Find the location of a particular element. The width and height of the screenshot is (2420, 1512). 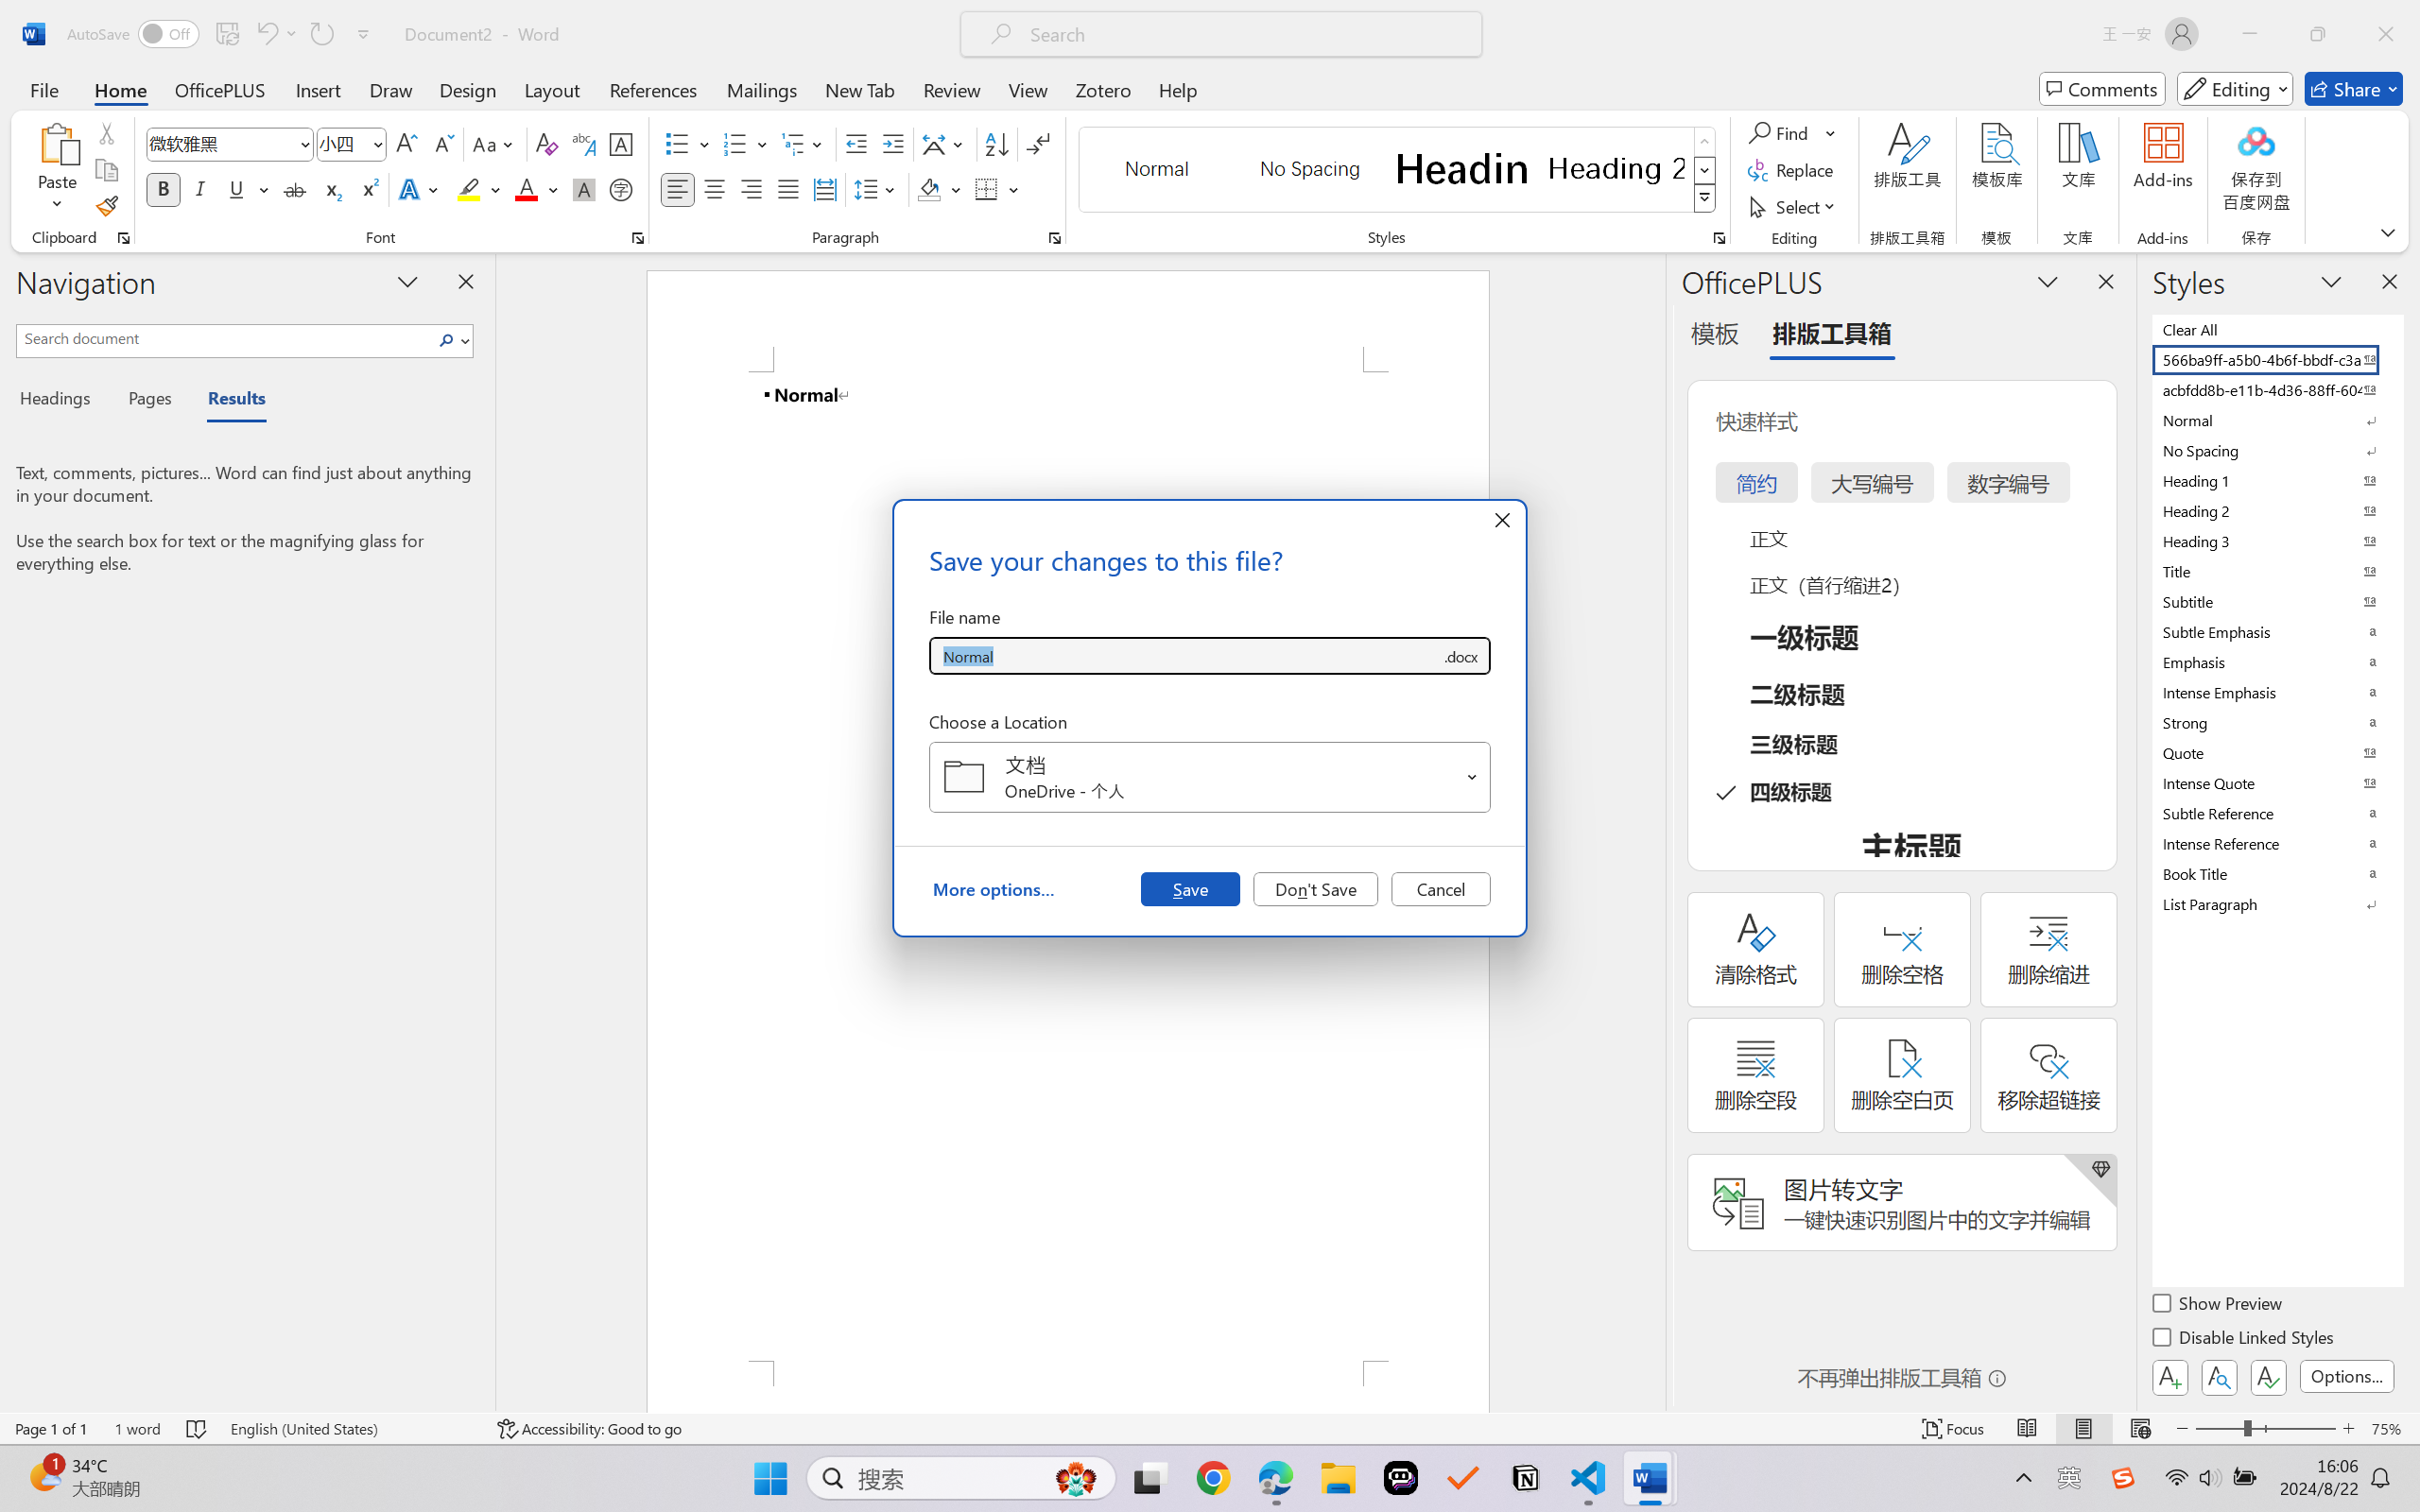

'Undo <ApplyStyleToDoc>b__0' is located at coordinates (265, 33).